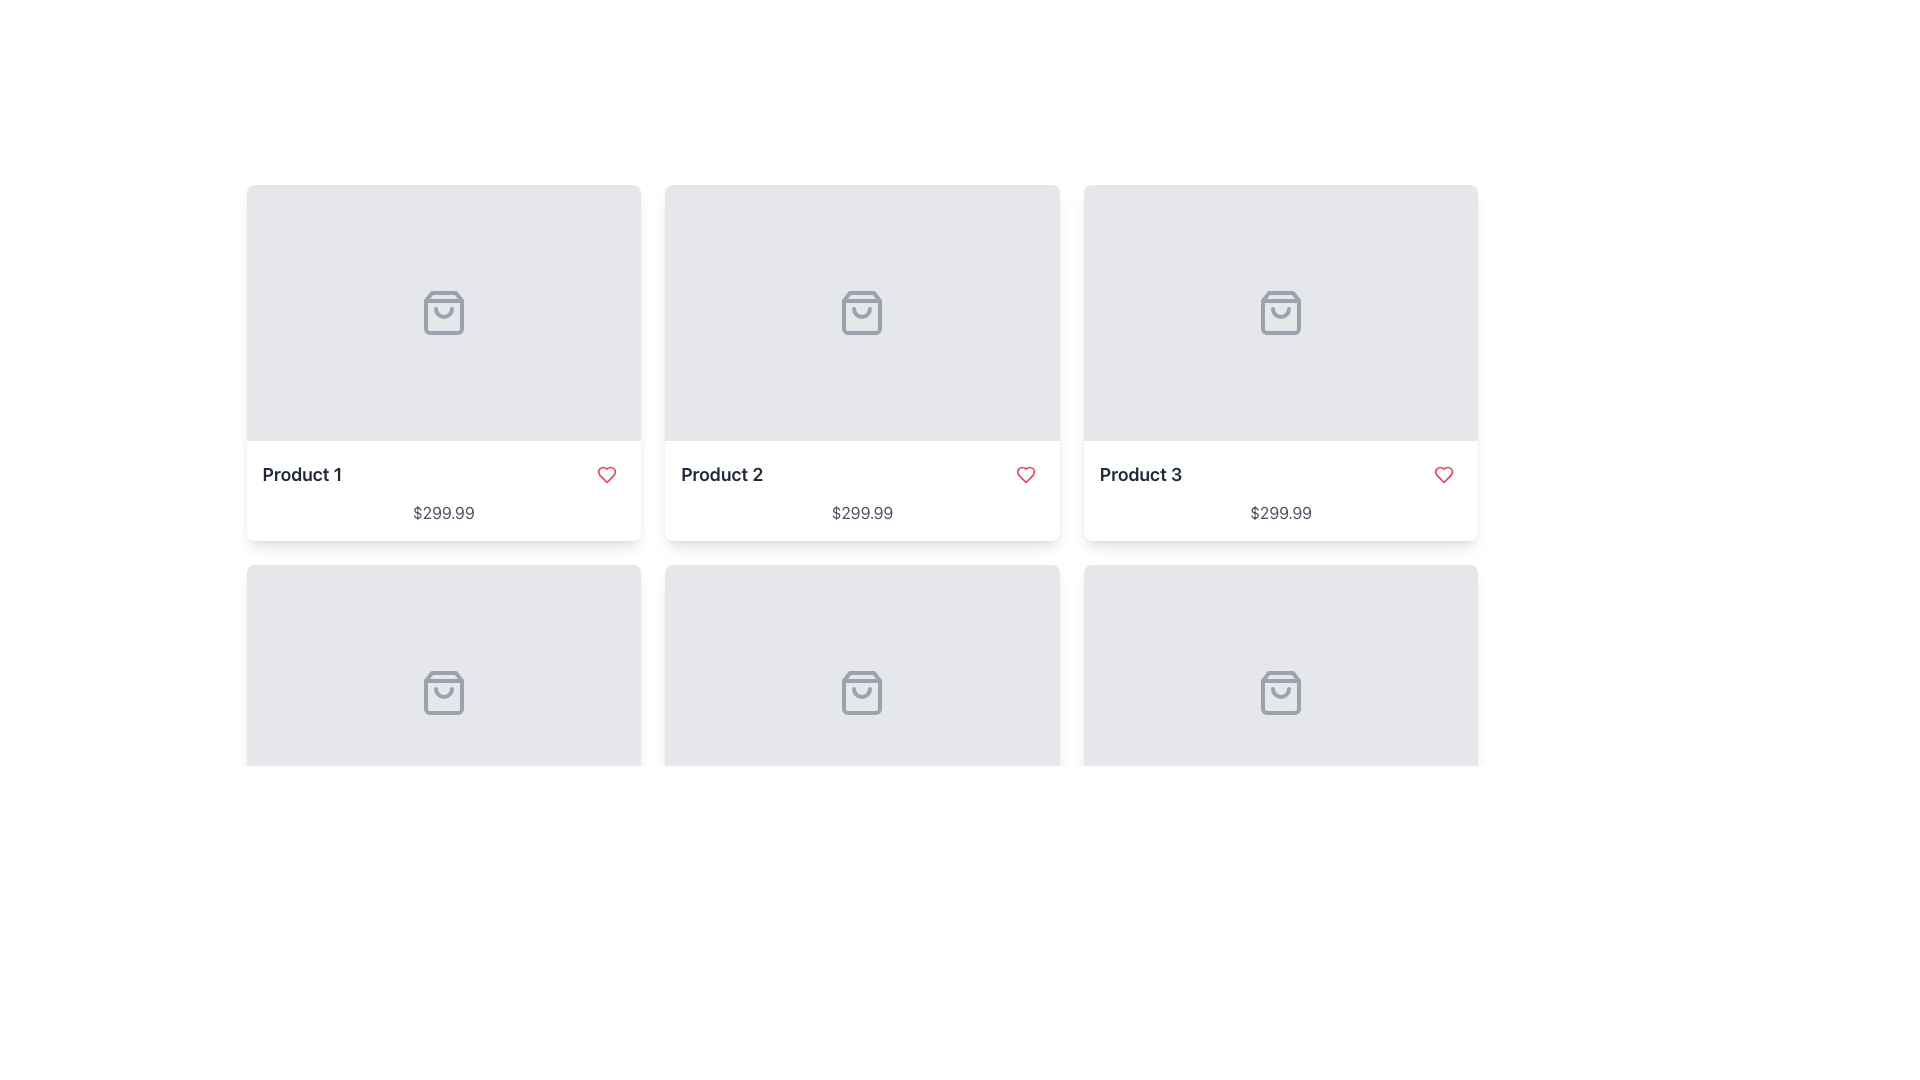  What do you see at coordinates (862, 692) in the screenshot?
I see `the shopping bag icon located in the middle column of the lower row` at bounding box center [862, 692].